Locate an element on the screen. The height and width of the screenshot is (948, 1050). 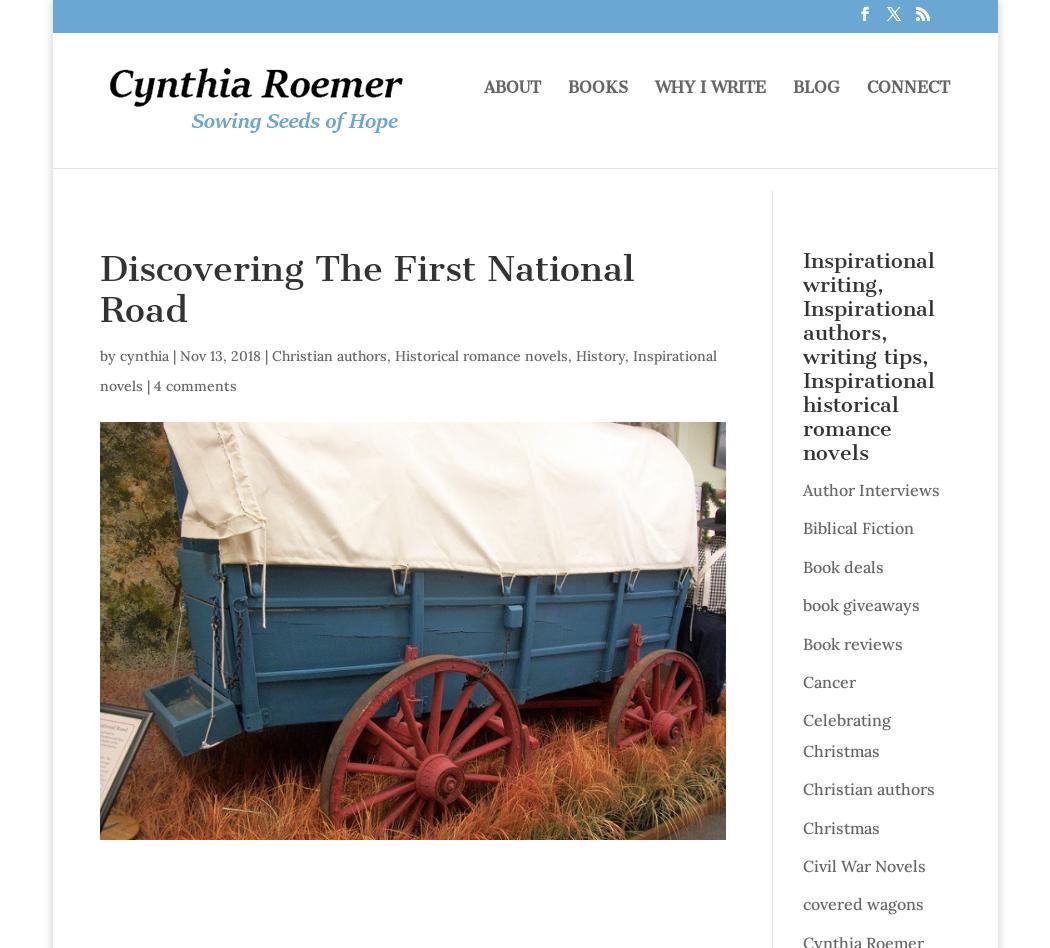
'BLOG' is located at coordinates (815, 111).